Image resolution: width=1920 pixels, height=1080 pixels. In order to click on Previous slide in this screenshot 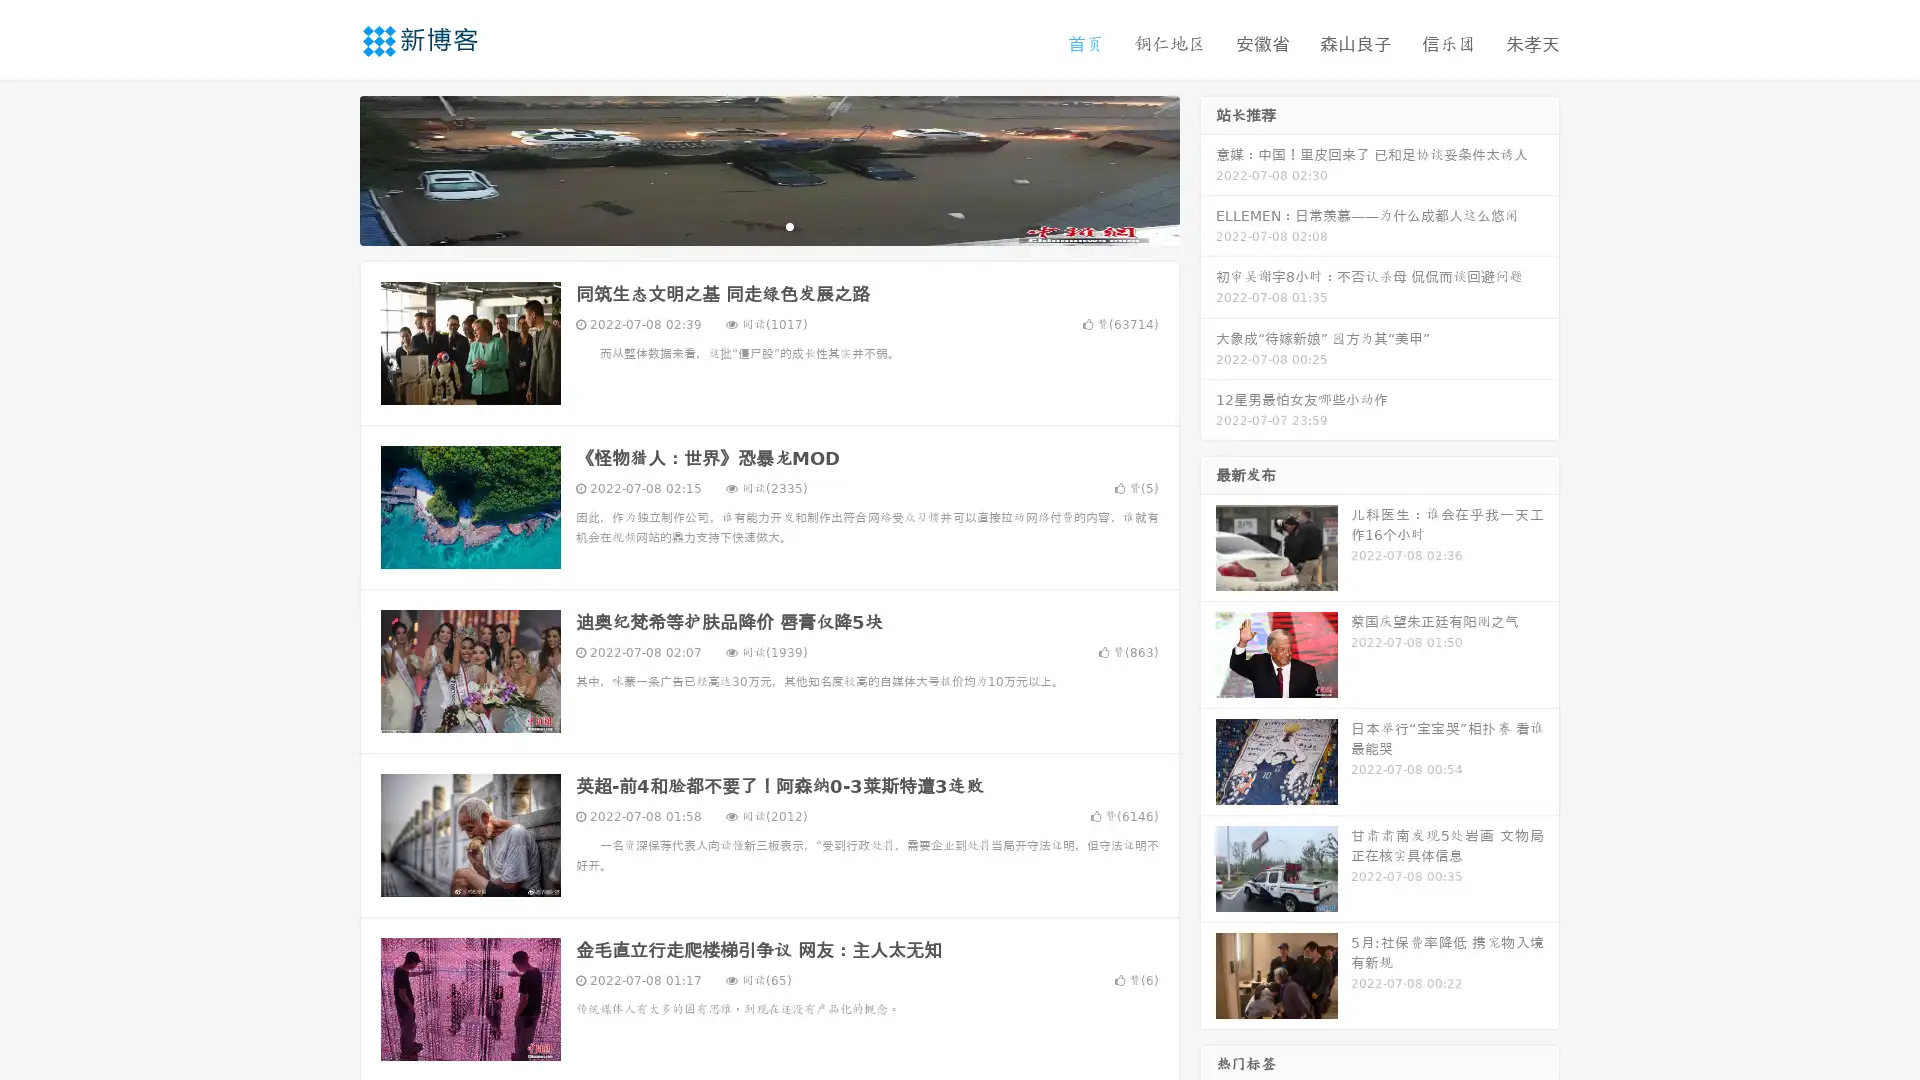, I will do `click(330, 168)`.